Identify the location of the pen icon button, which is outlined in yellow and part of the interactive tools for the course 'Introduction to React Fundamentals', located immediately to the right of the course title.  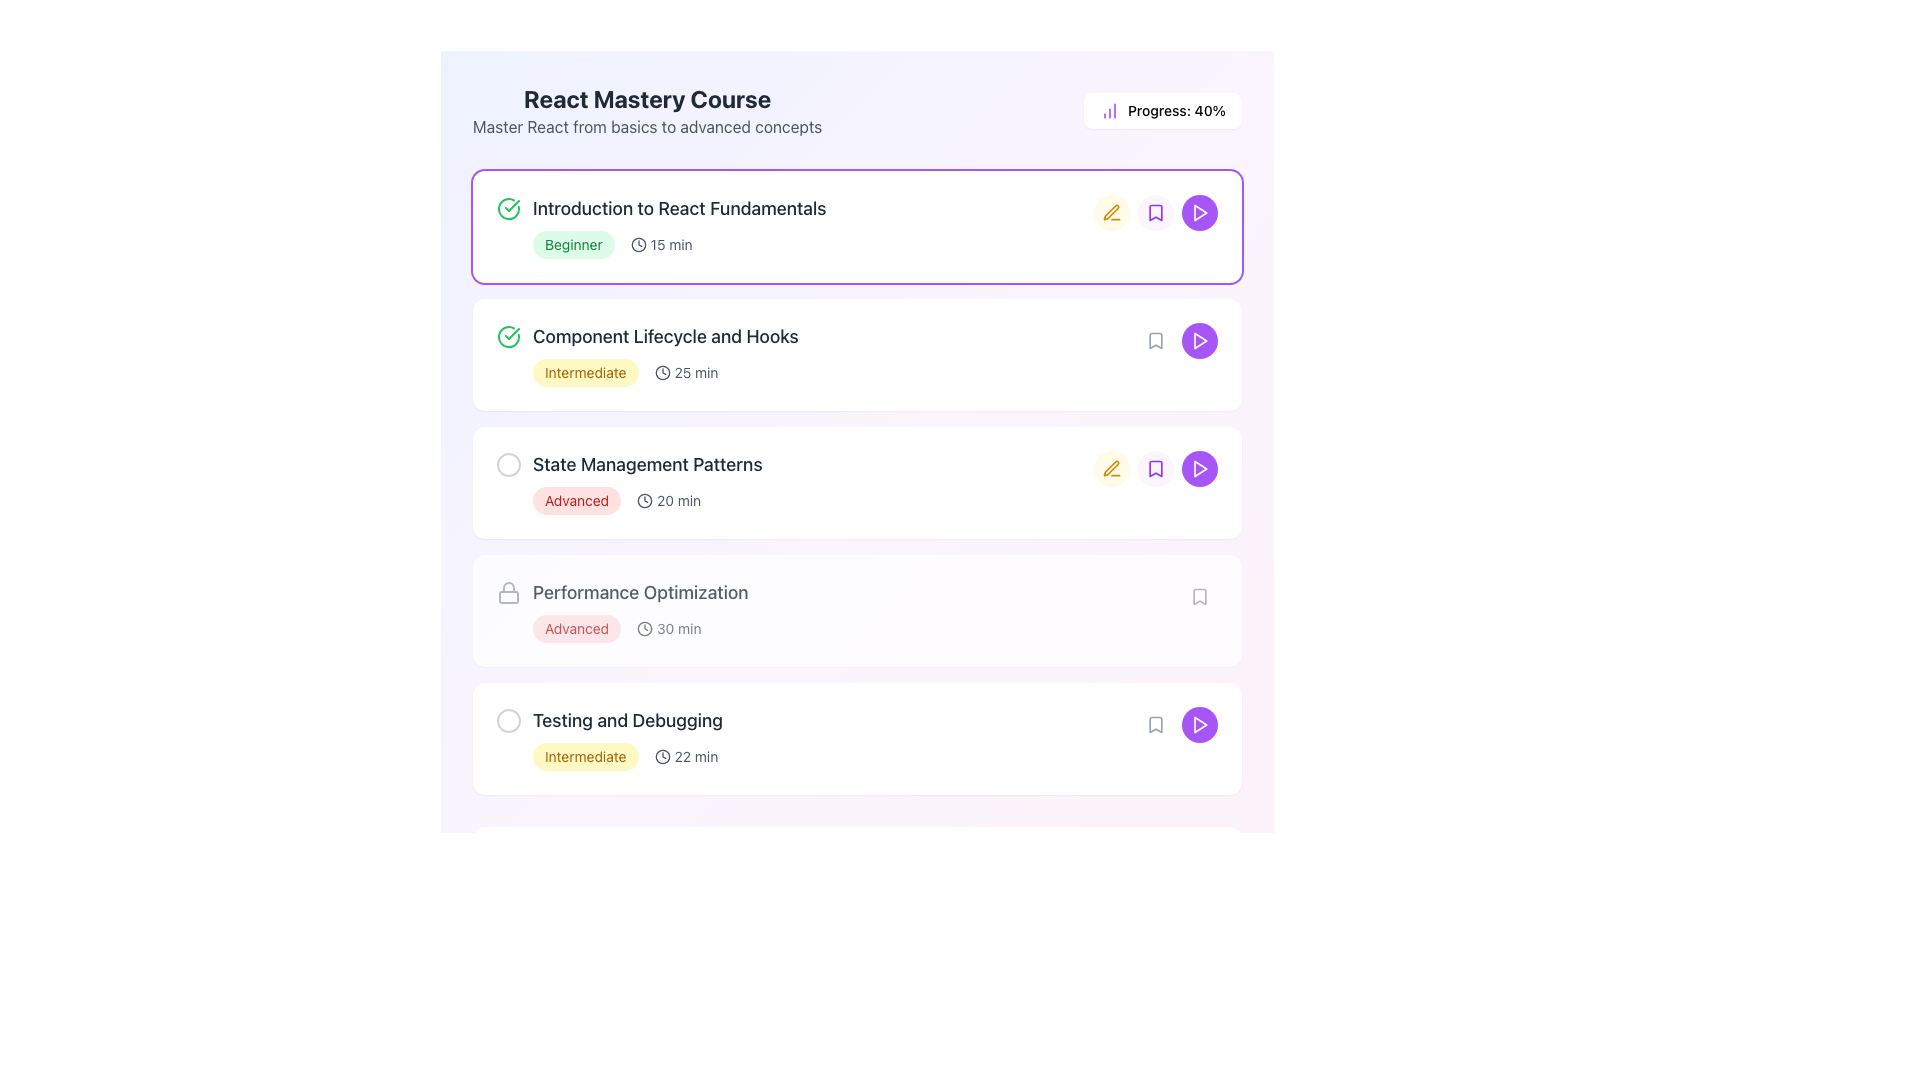
(1111, 469).